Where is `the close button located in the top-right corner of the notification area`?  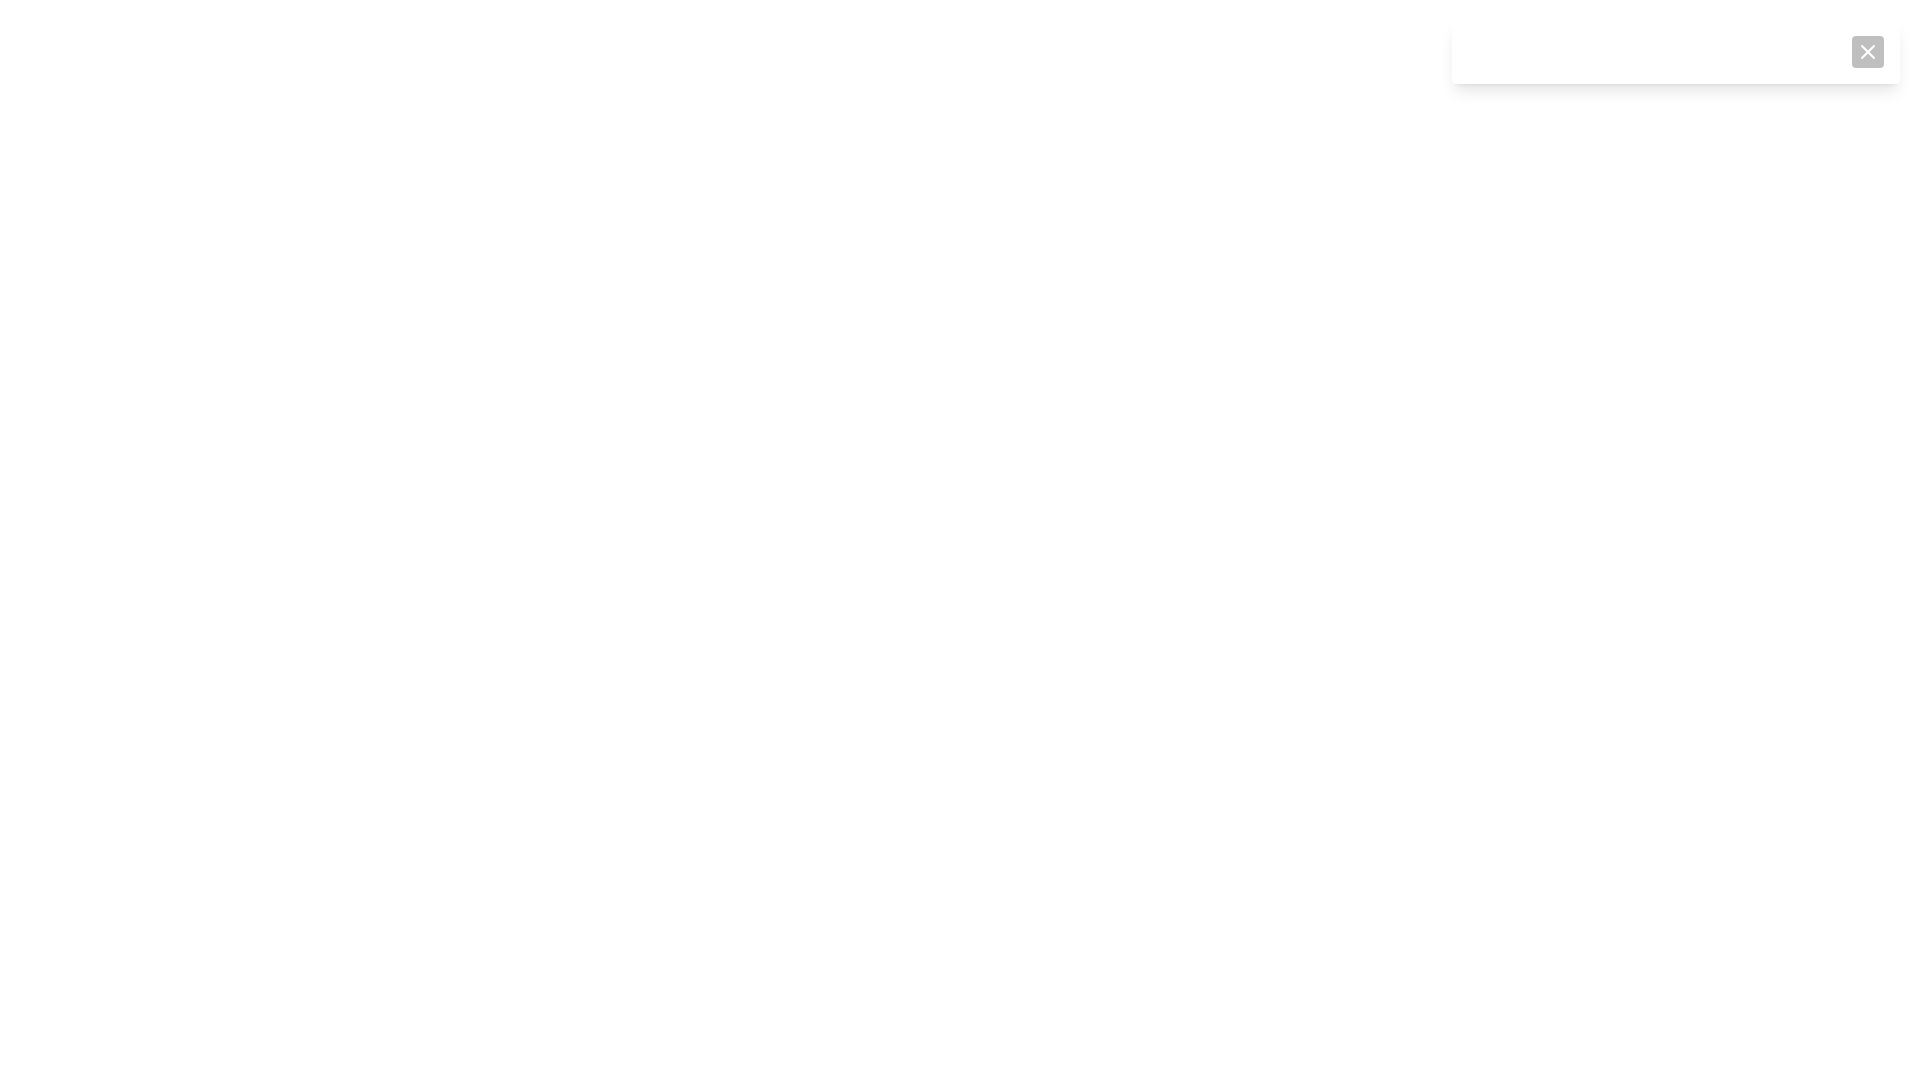 the close button located in the top-right corner of the notification area is located at coordinates (1866, 50).